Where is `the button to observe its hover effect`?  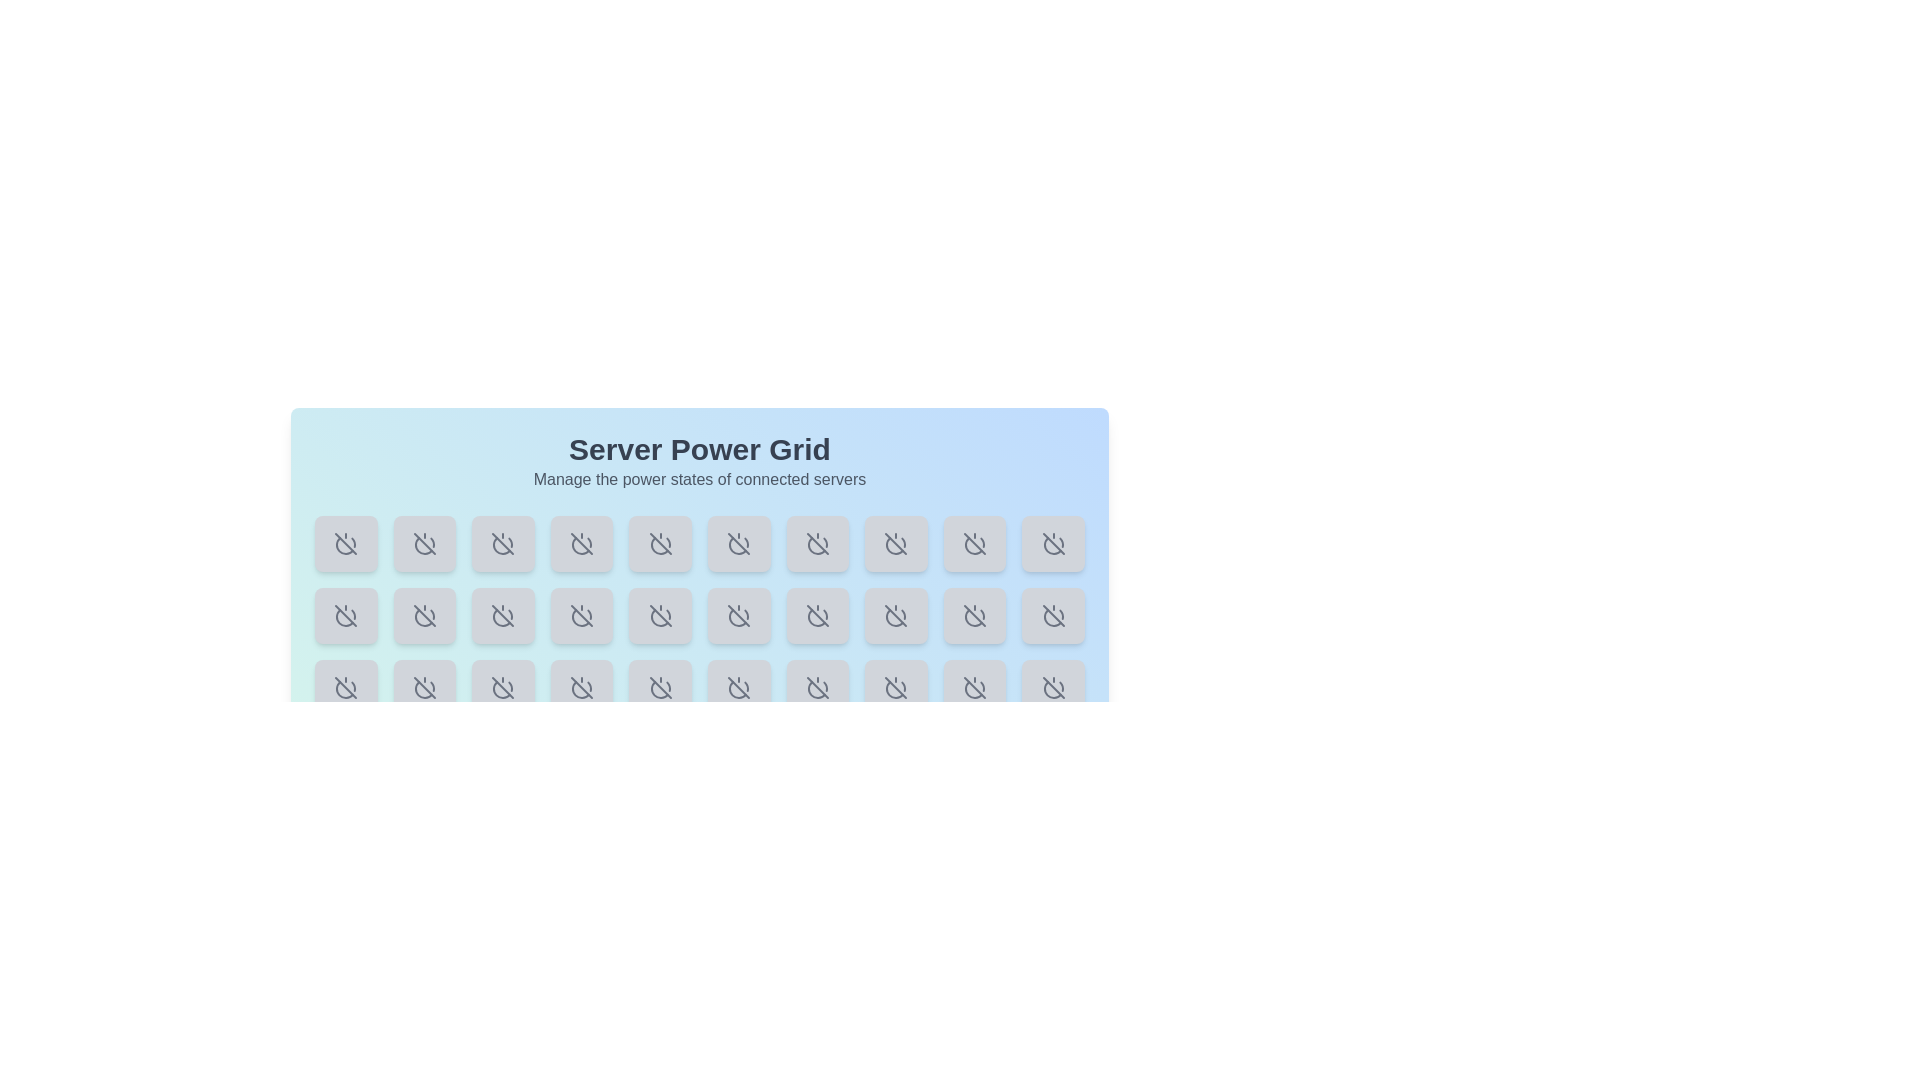
the button to observe its hover effect is located at coordinates (345, 543).